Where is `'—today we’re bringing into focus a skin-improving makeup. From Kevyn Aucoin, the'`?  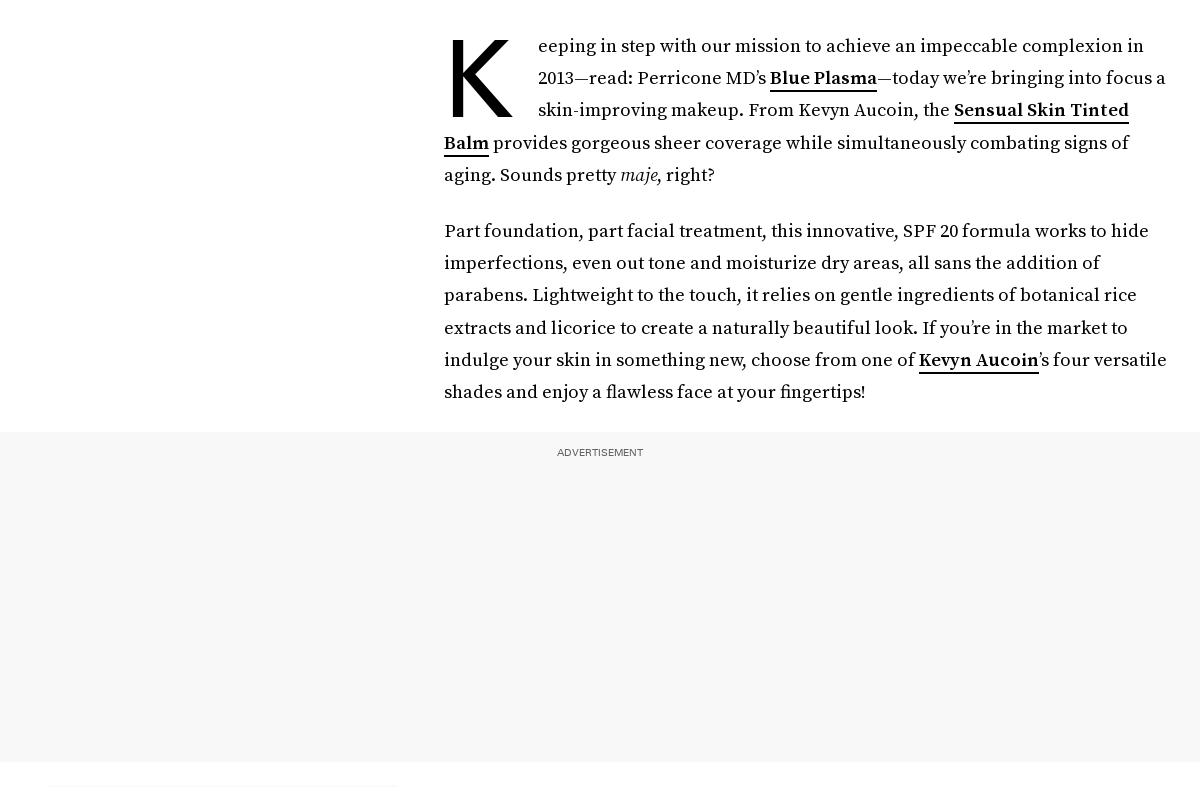 '—today we’re bringing into focus a skin-improving makeup. From Kevyn Aucoin, the' is located at coordinates (536, 93).